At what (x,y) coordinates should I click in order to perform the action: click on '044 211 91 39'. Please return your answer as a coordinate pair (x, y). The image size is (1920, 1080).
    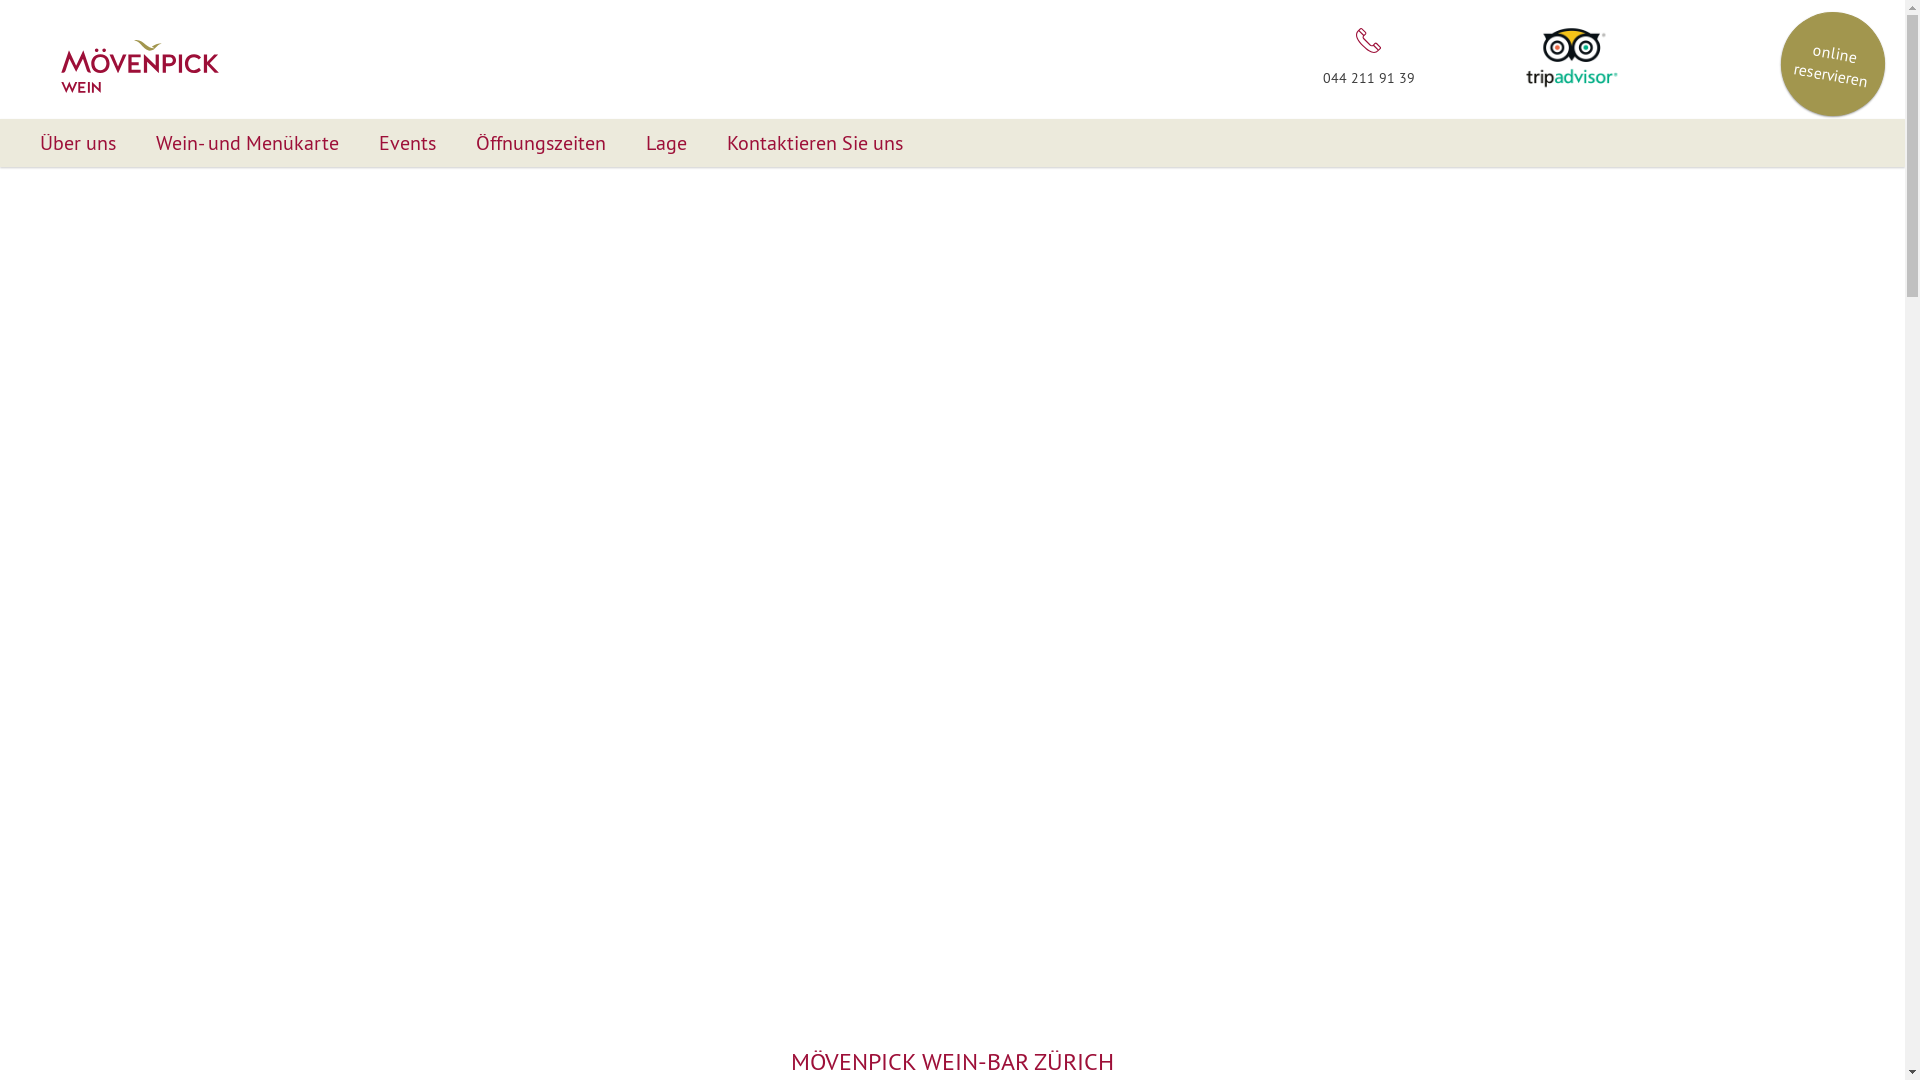
    Looking at the image, I should click on (1367, 53).